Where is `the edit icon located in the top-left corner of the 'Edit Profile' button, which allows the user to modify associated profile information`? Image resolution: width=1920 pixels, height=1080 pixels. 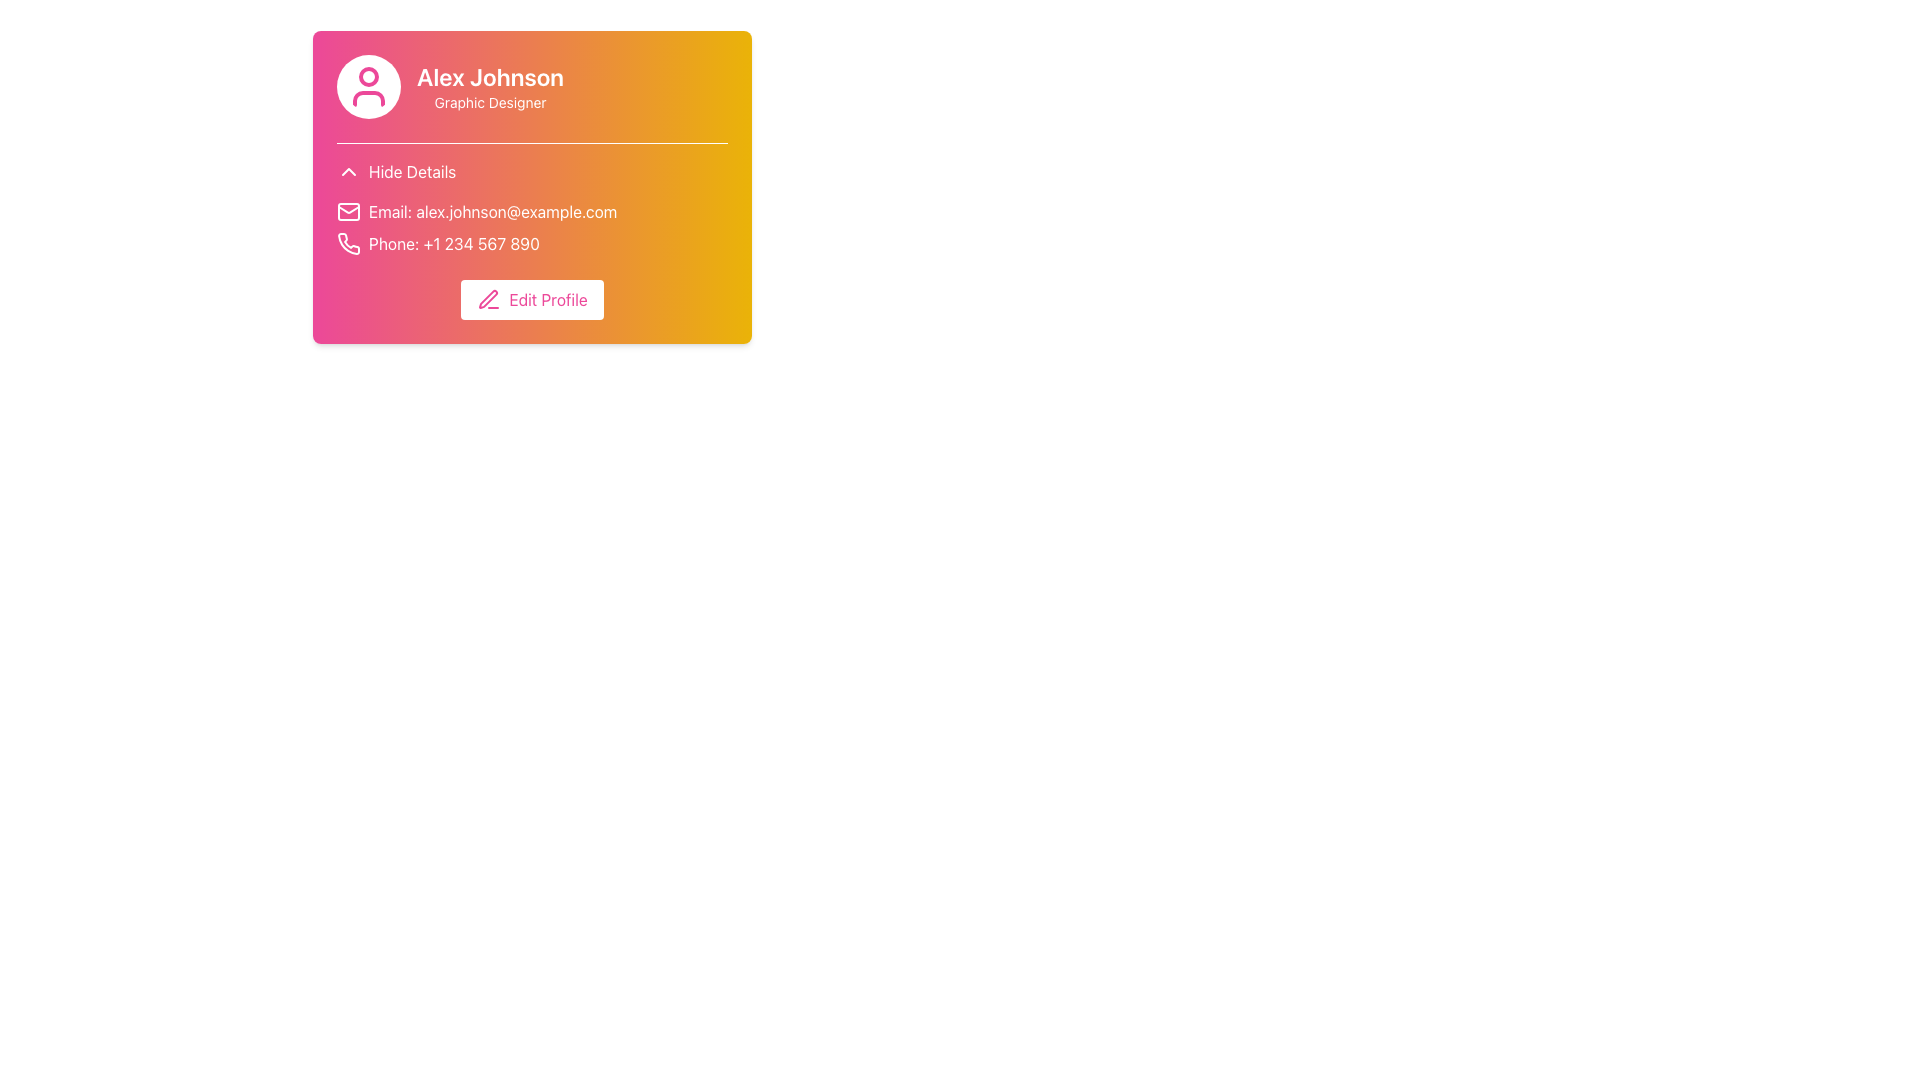
the edit icon located in the top-left corner of the 'Edit Profile' button, which allows the user to modify associated profile information is located at coordinates (488, 299).